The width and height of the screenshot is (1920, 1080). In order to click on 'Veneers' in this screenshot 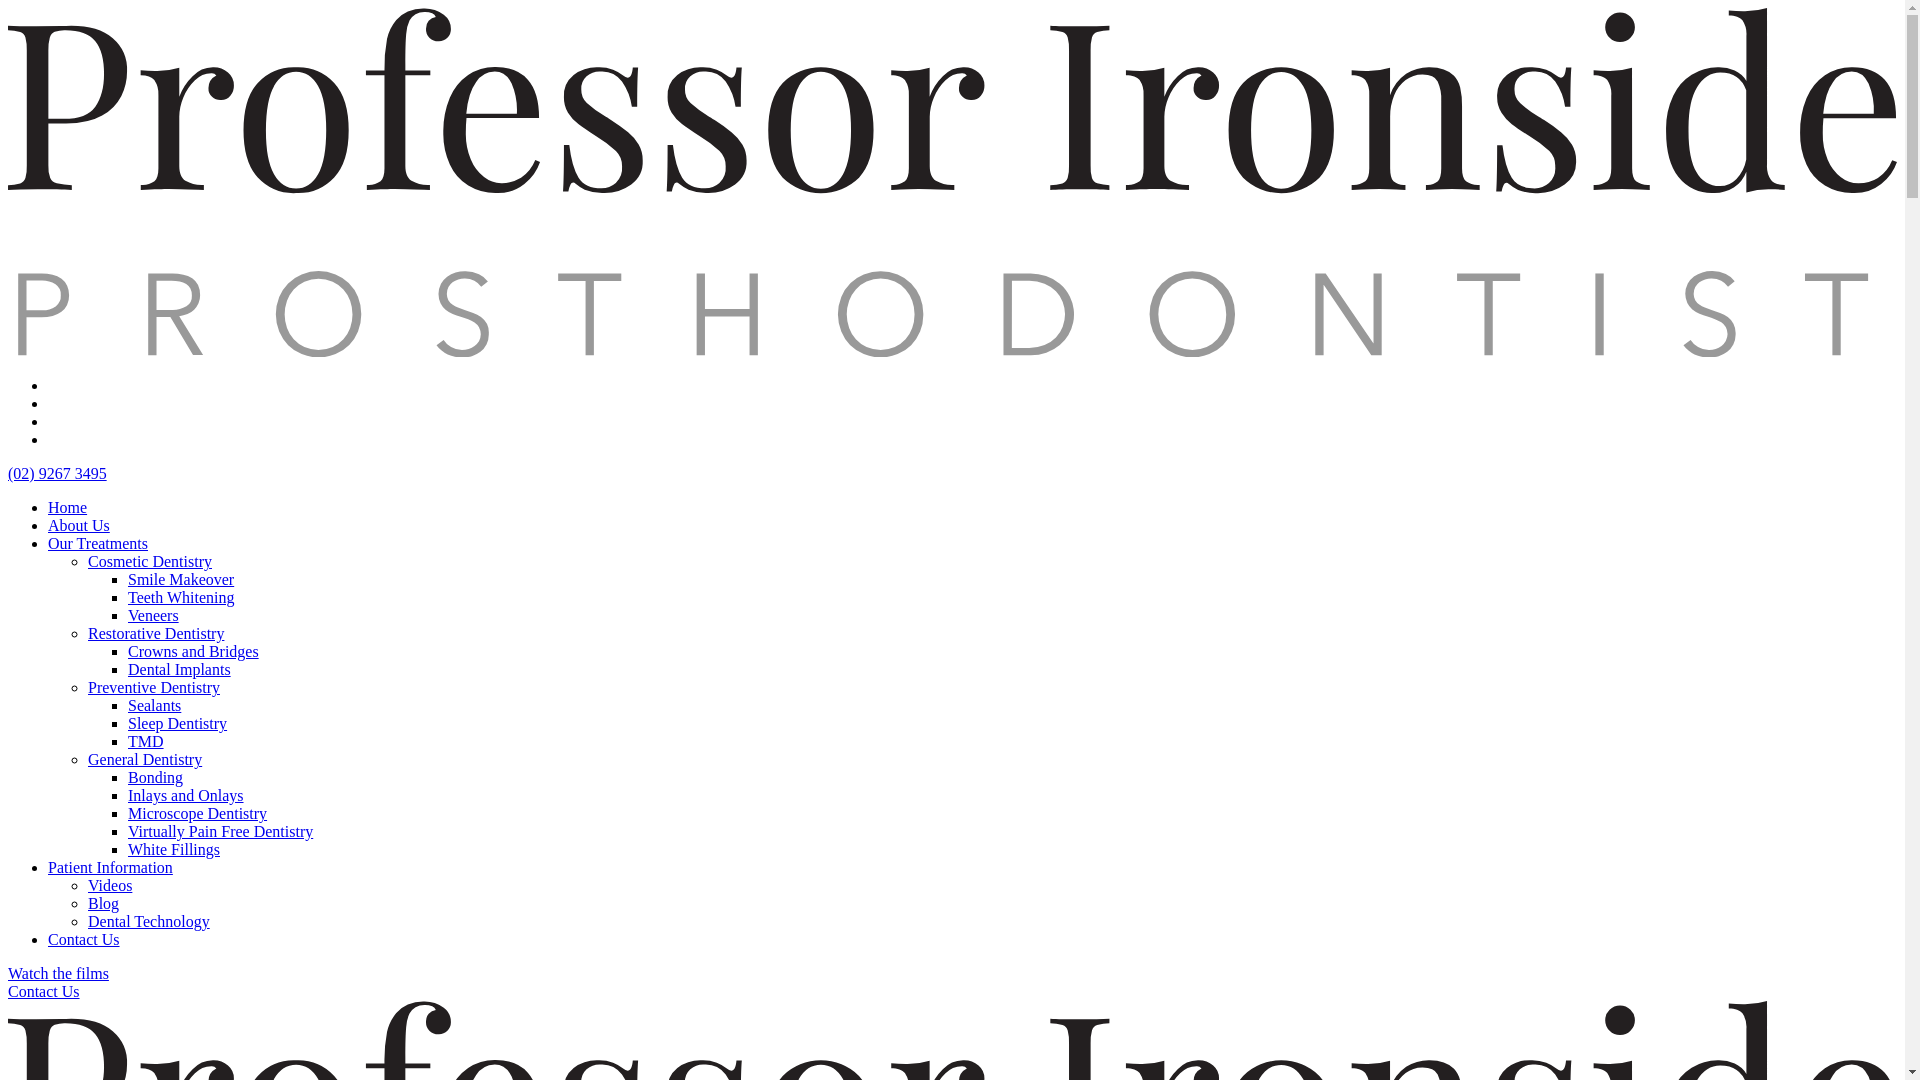, I will do `click(152, 614)`.